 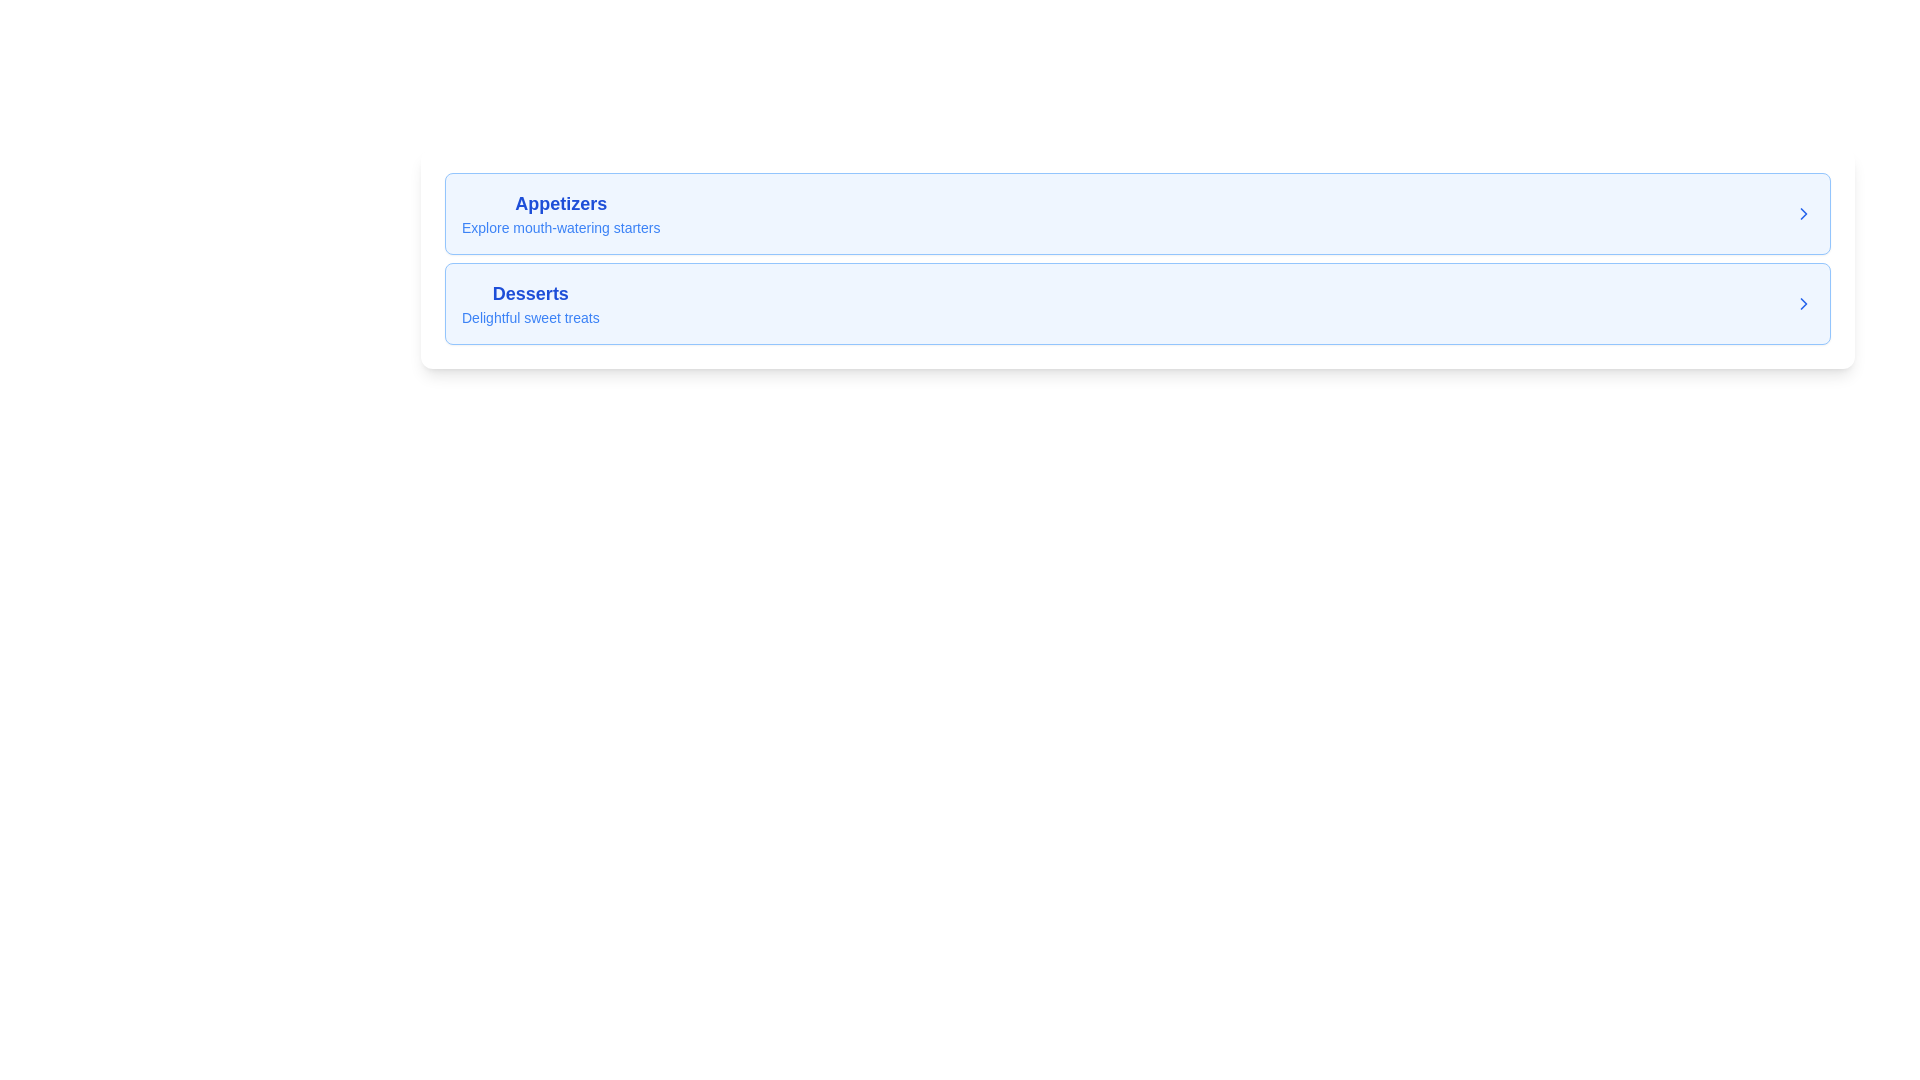 What do you see at coordinates (1804, 213) in the screenshot?
I see `the Chevron icon located in the header labeled 'Appetizers'` at bounding box center [1804, 213].